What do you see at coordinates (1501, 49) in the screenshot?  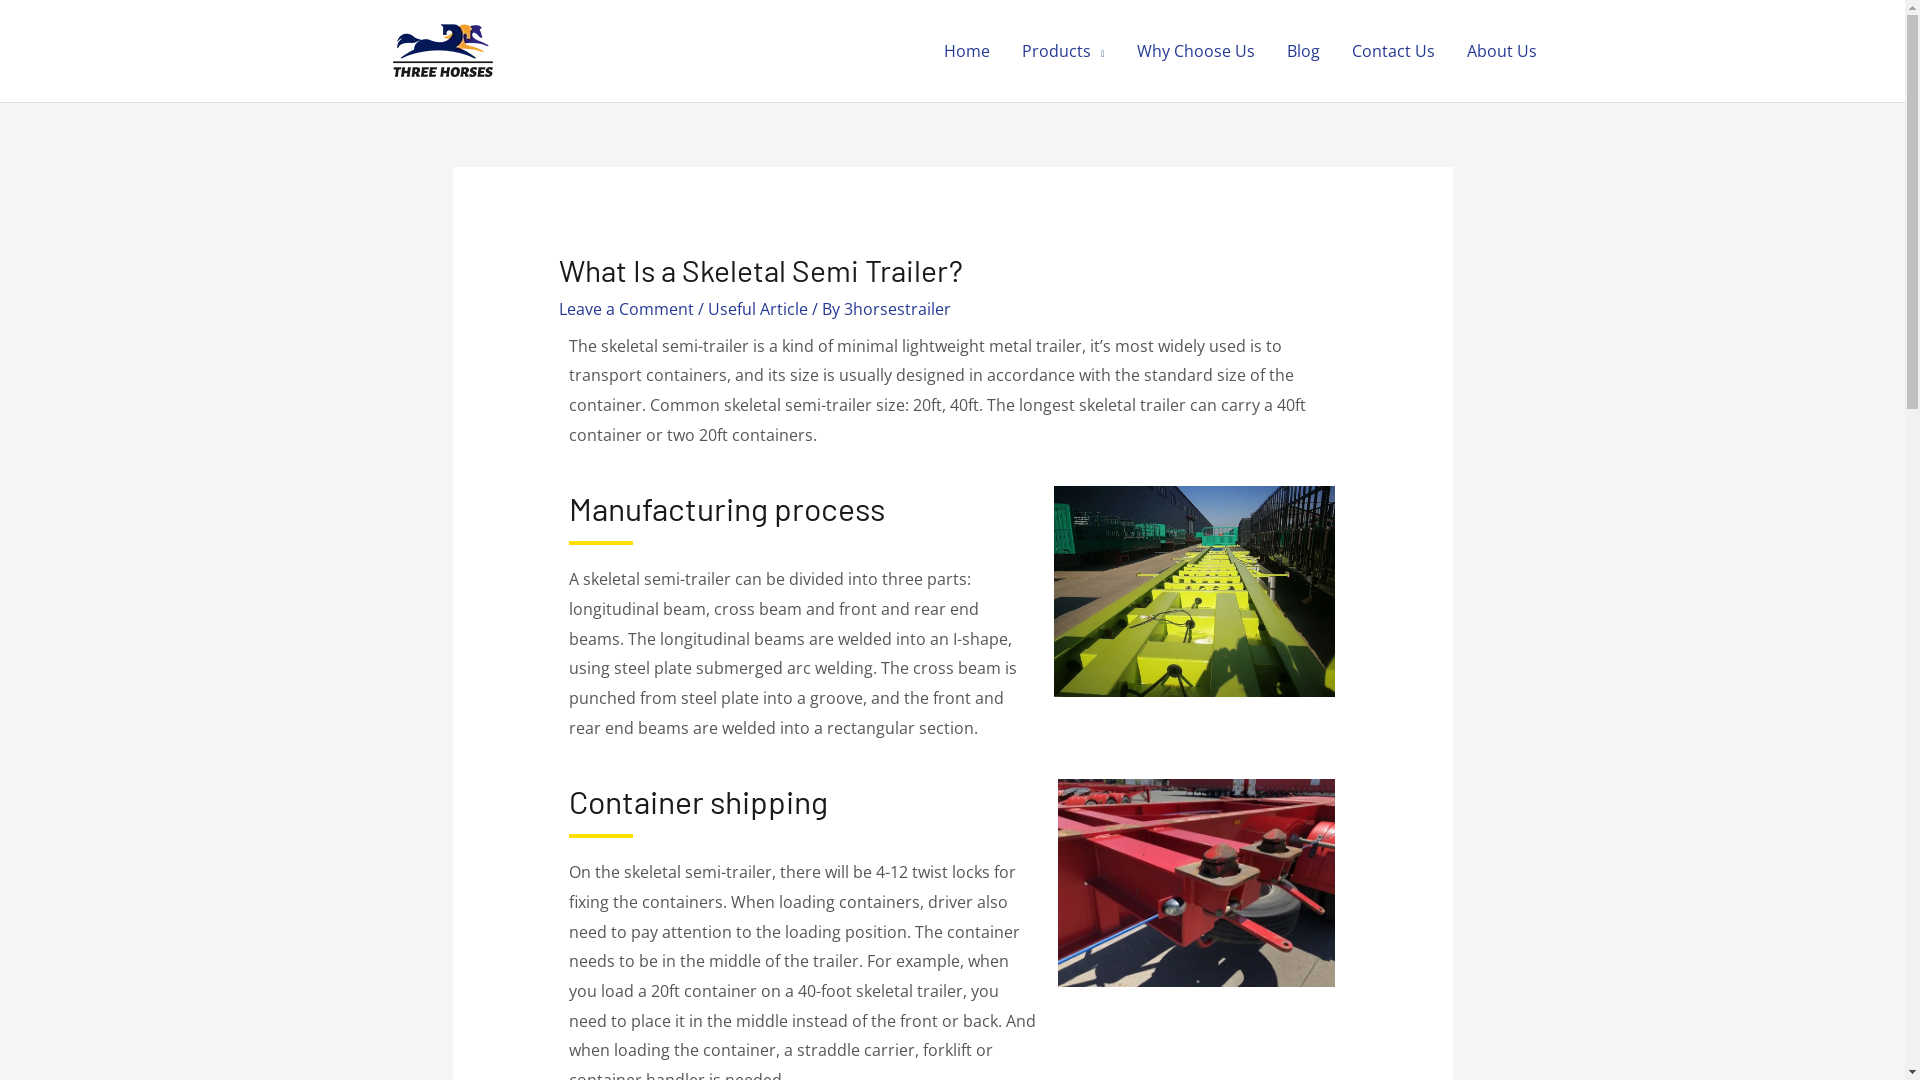 I see `'About Us'` at bounding box center [1501, 49].